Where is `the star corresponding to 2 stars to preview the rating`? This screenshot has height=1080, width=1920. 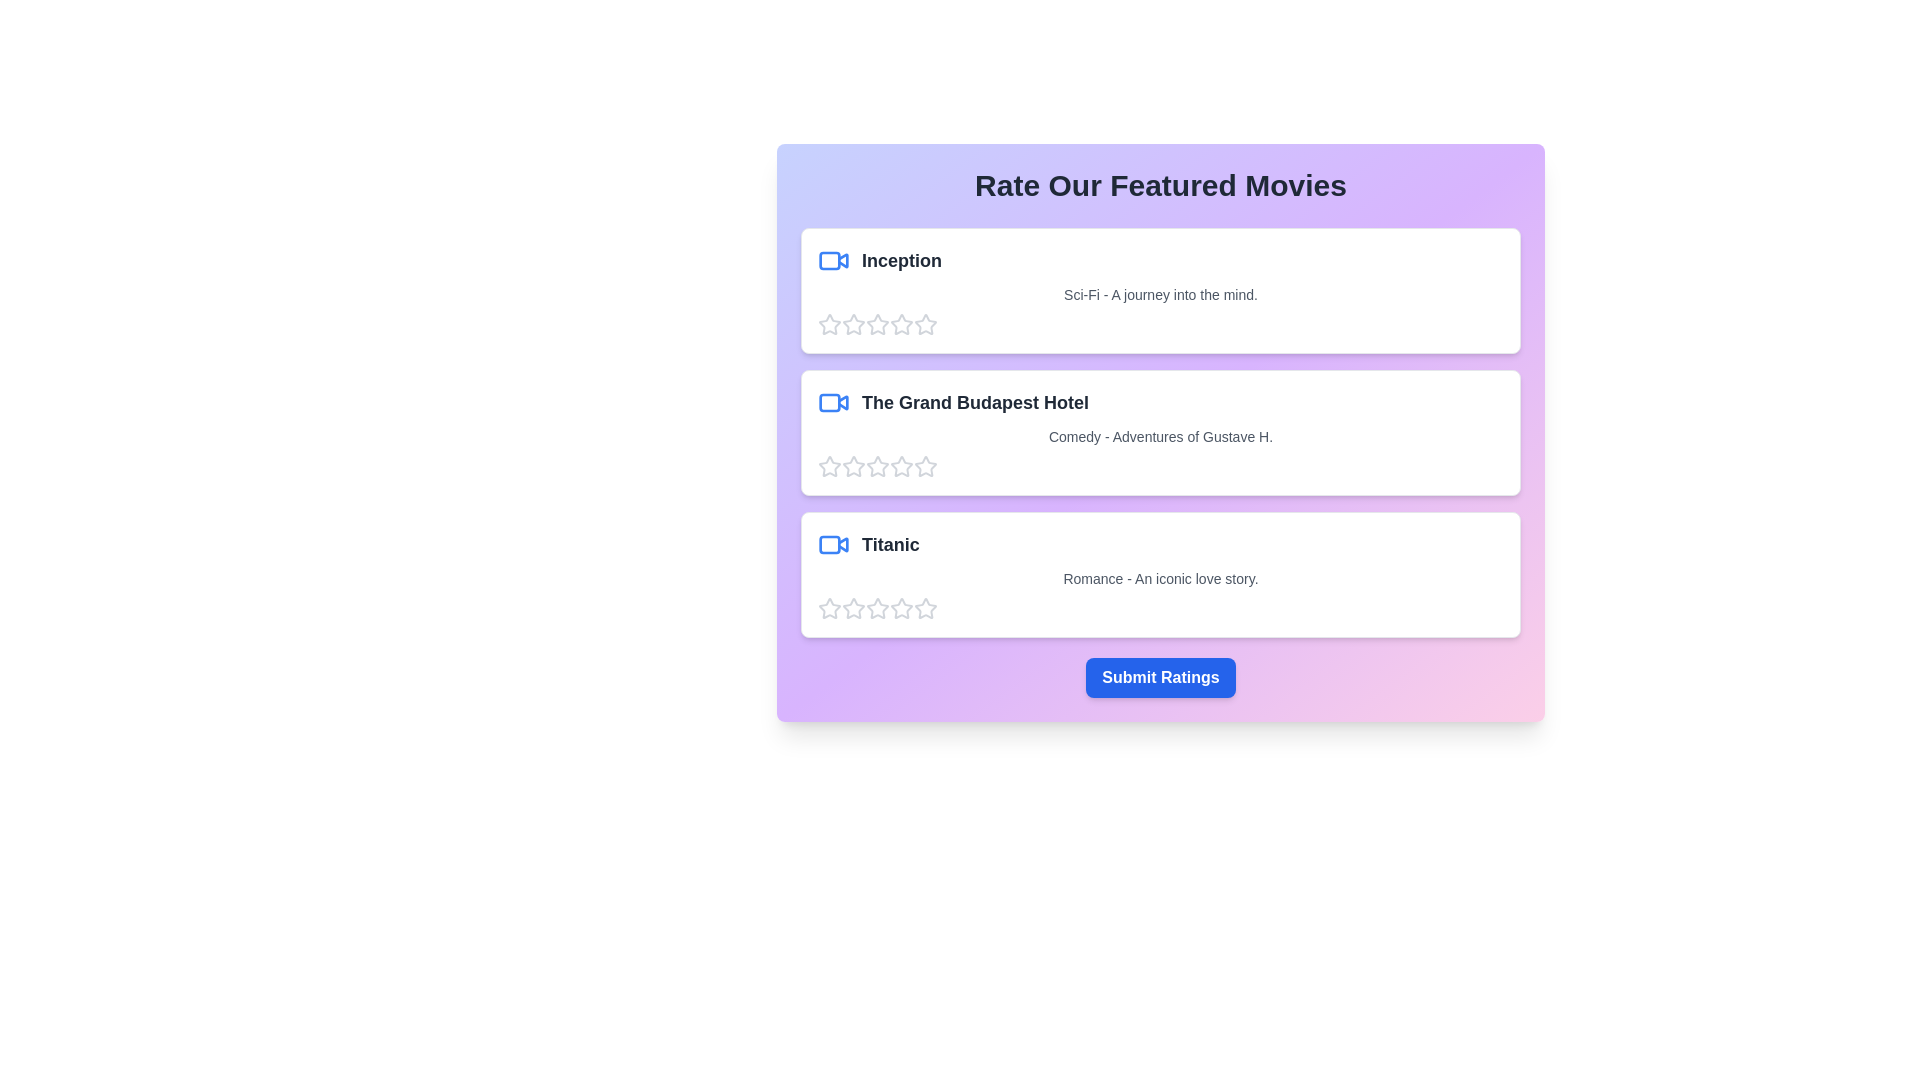
the star corresponding to 2 stars to preview the rating is located at coordinates (854, 323).